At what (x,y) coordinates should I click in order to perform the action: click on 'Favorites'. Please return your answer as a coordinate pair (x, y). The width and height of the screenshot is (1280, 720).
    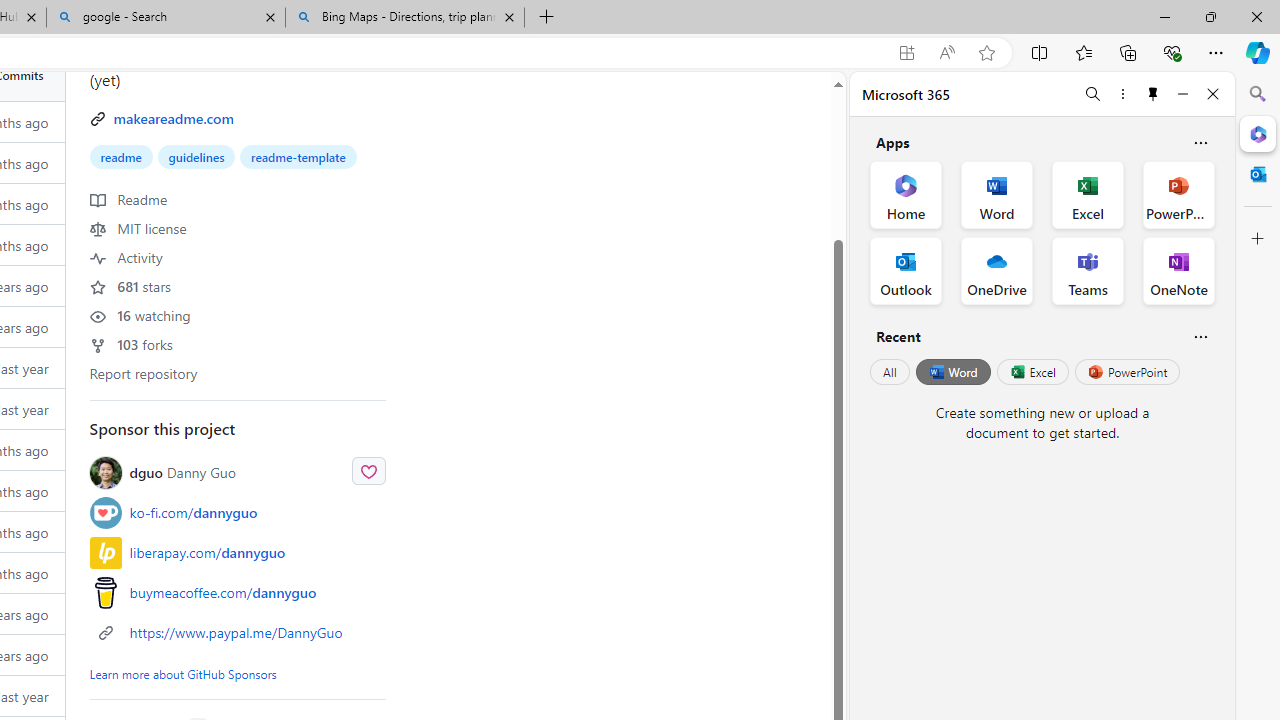
    Looking at the image, I should click on (1082, 51).